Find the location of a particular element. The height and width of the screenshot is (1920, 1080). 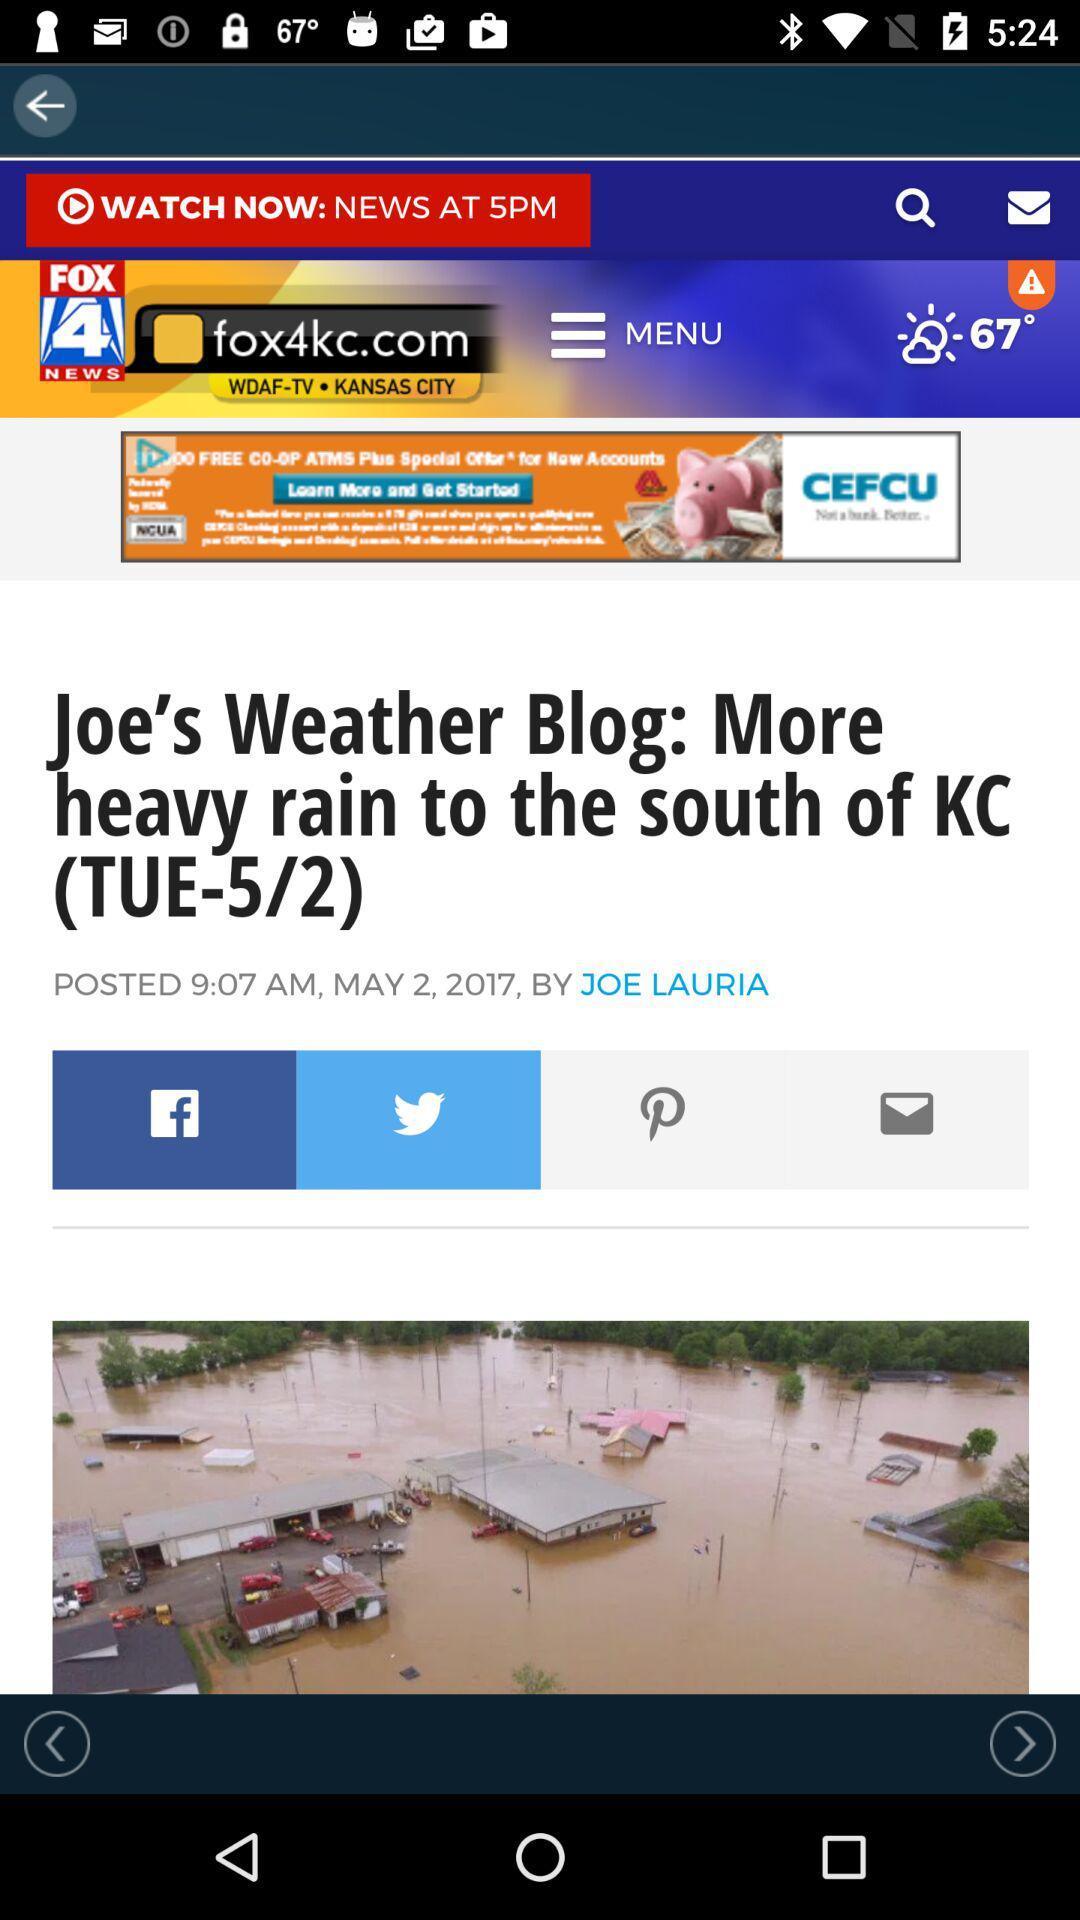

the arrow_backward icon is located at coordinates (57, 104).